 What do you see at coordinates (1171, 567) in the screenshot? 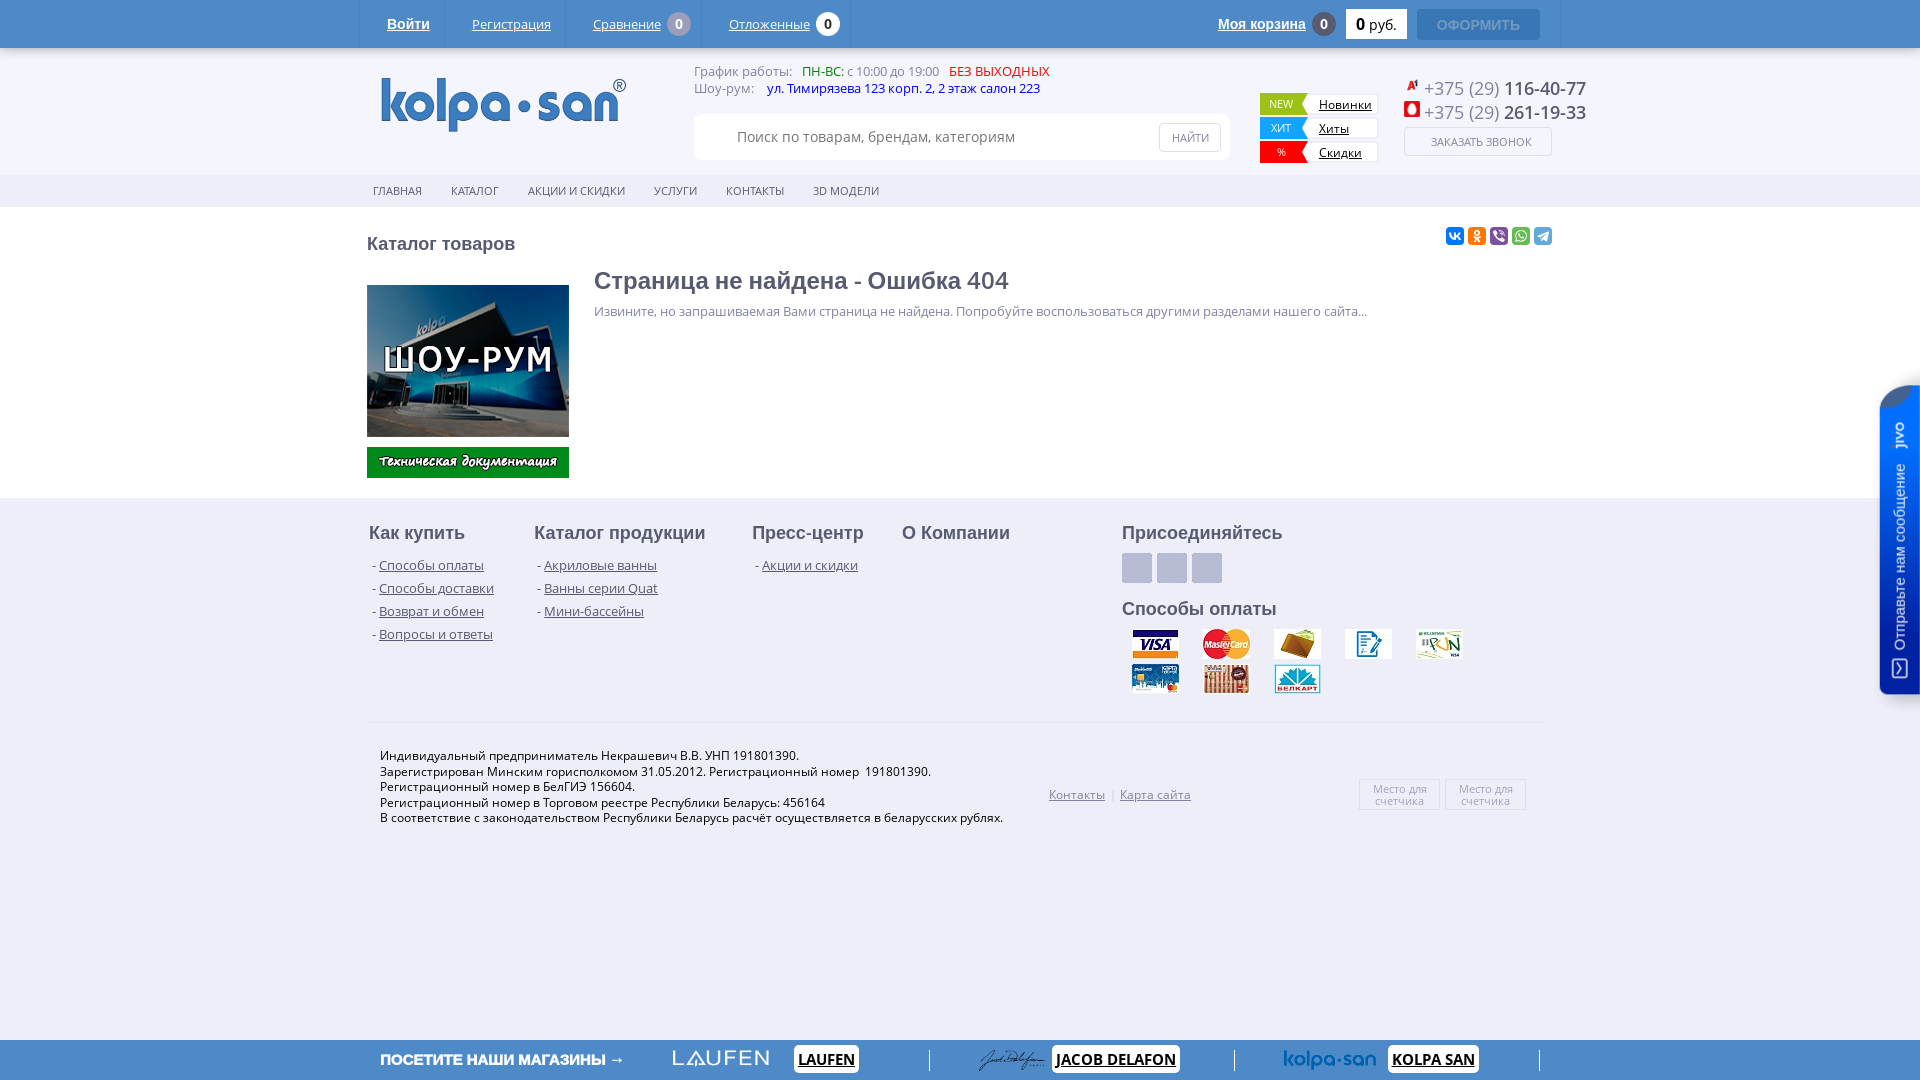
I see `'Facebook'` at bounding box center [1171, 567].